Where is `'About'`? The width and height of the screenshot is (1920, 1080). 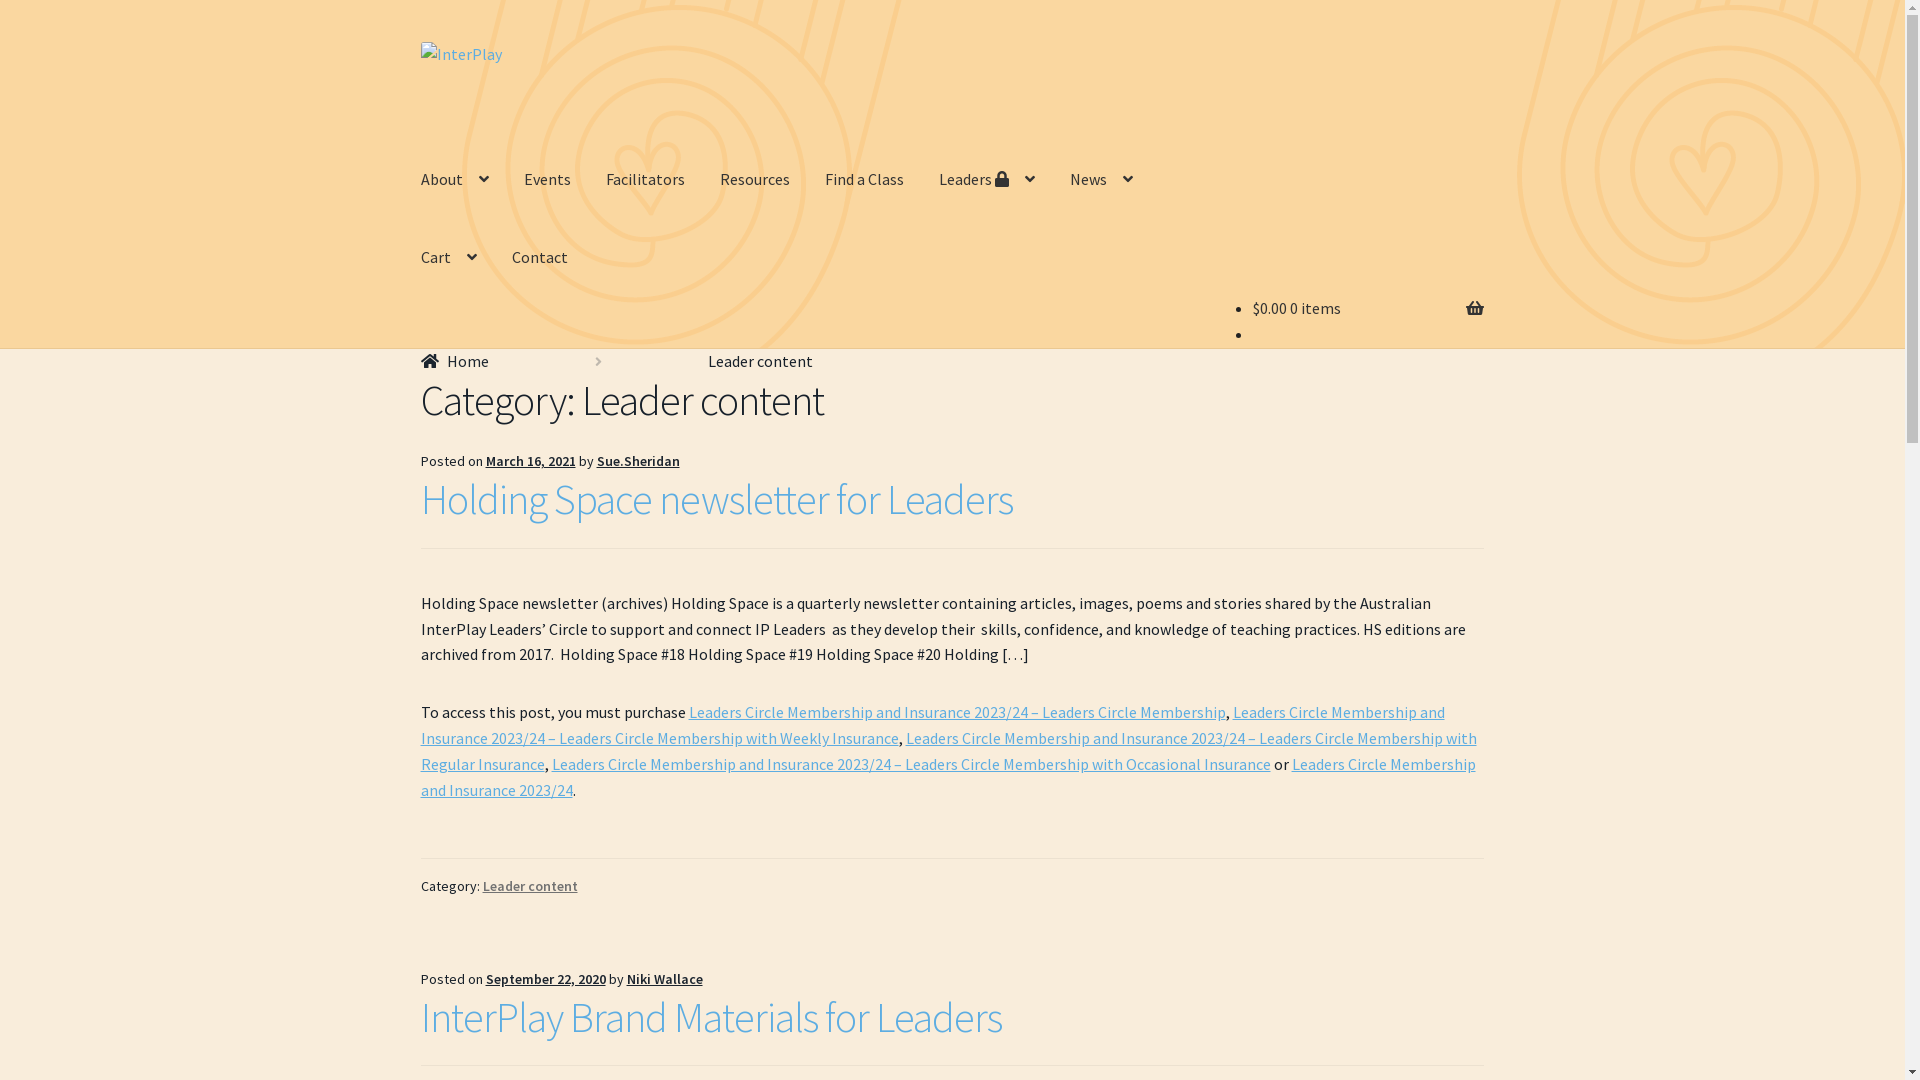 'About' is located at coordinates (454, 180).